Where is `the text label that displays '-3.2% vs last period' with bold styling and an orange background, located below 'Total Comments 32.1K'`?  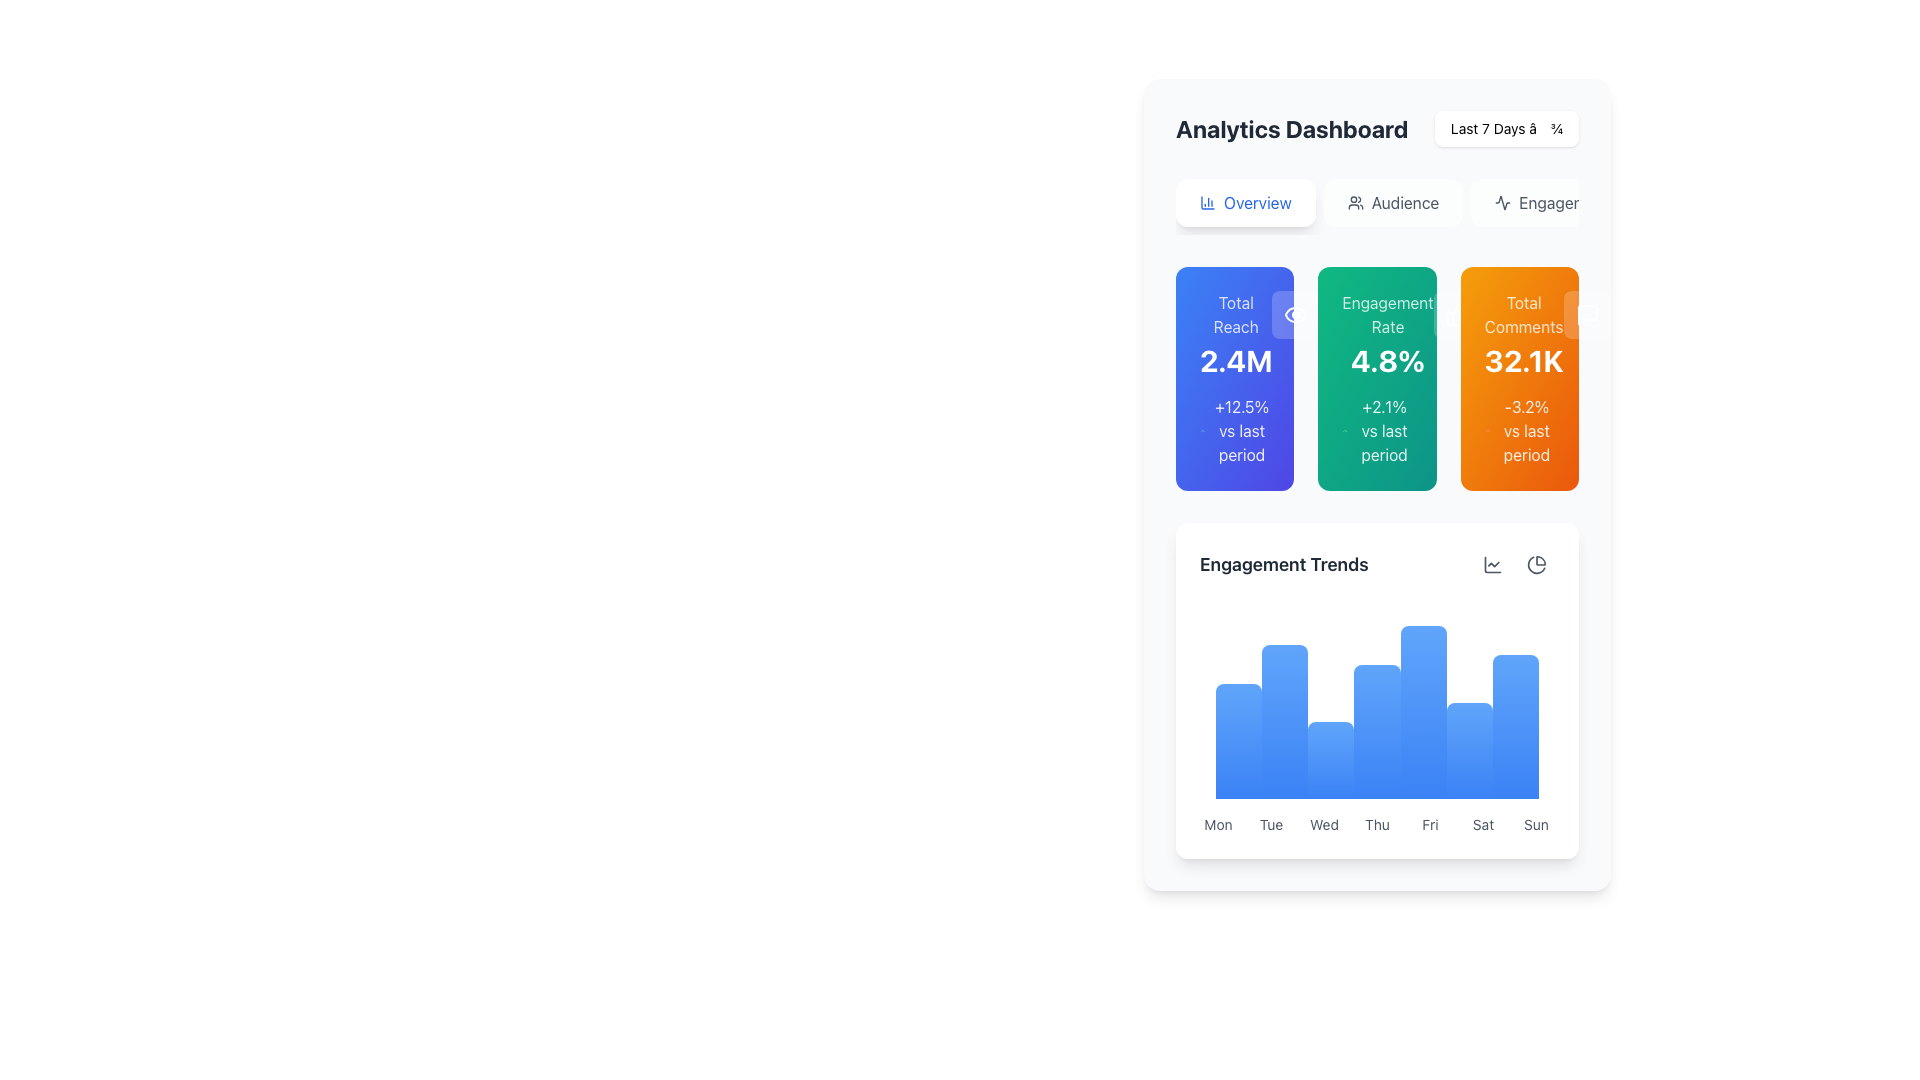 the text label that displays '-3.2% vs last period' with bold styling and an orange background, located below 'Total Comments 32.1K' is located at coordinates (1525, 430).